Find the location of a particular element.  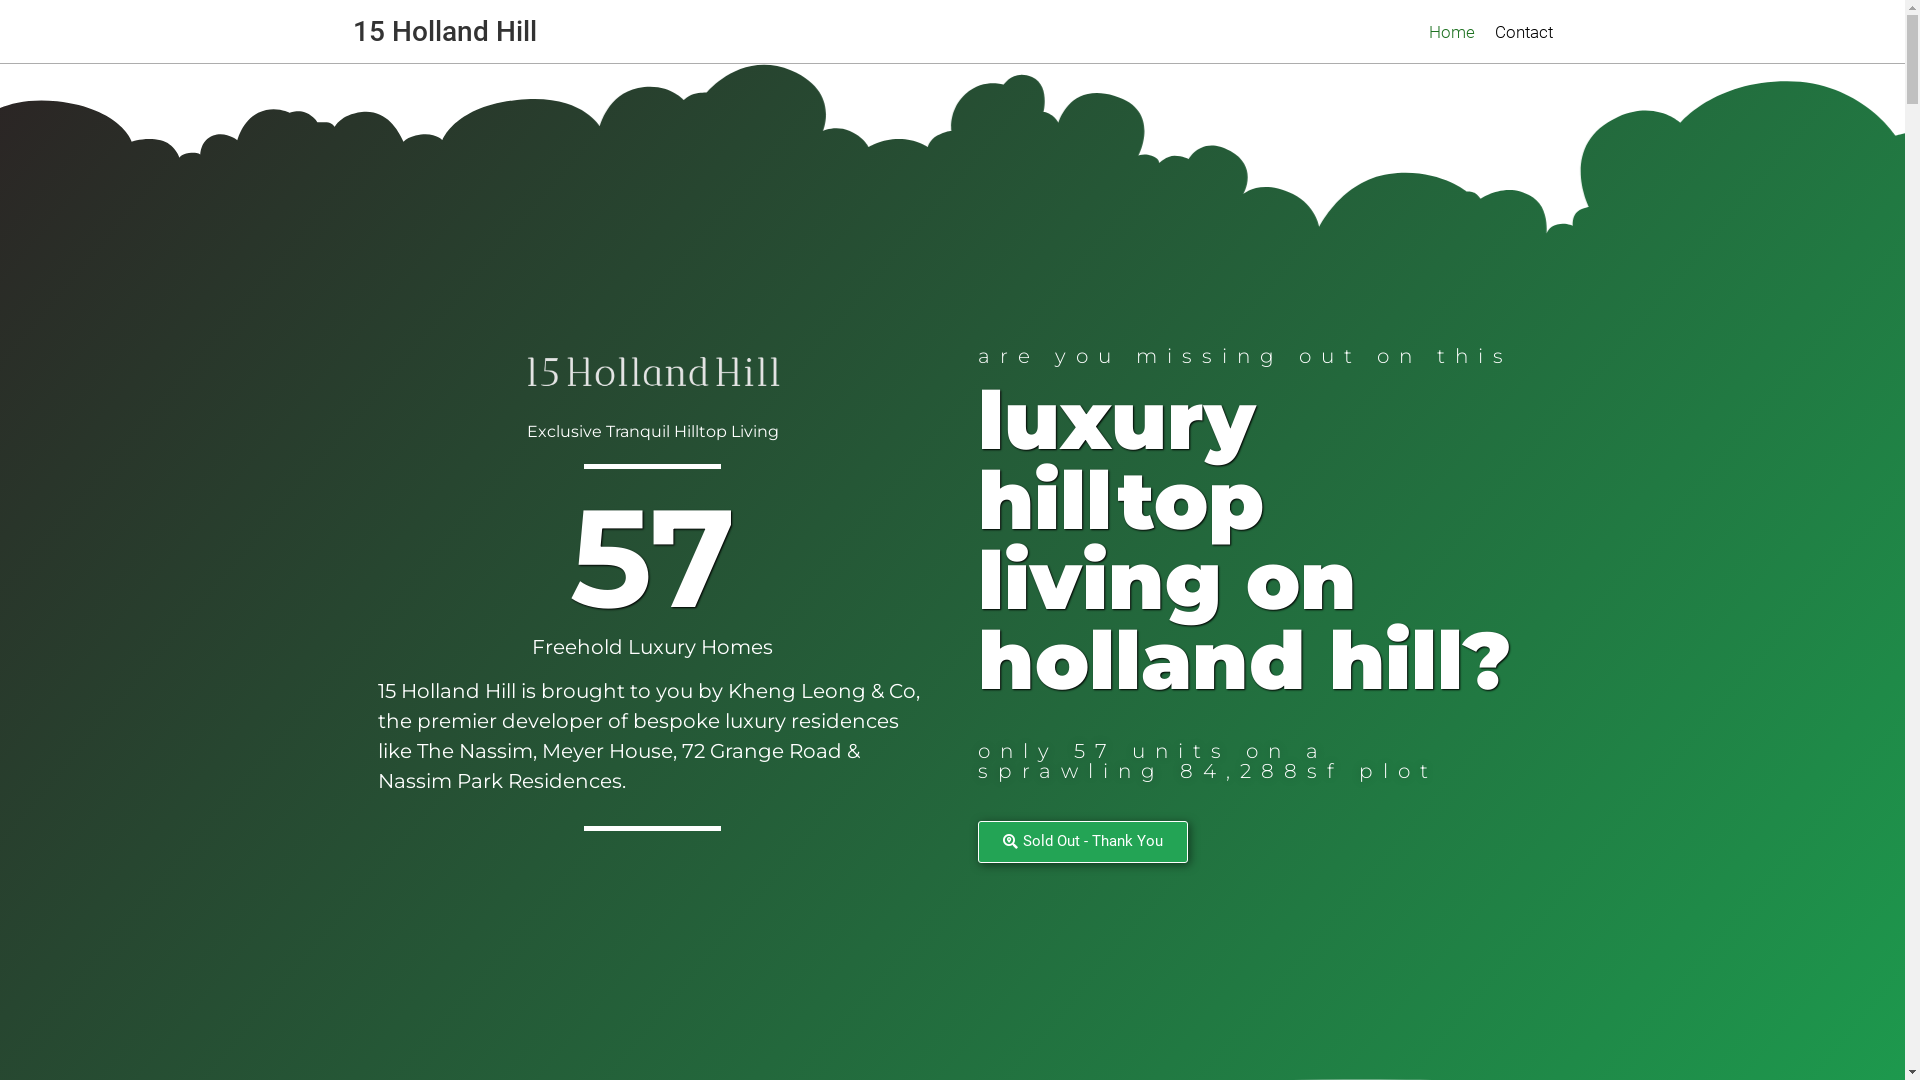

'15 Holland Hill' is located at coordinates (443, 30).